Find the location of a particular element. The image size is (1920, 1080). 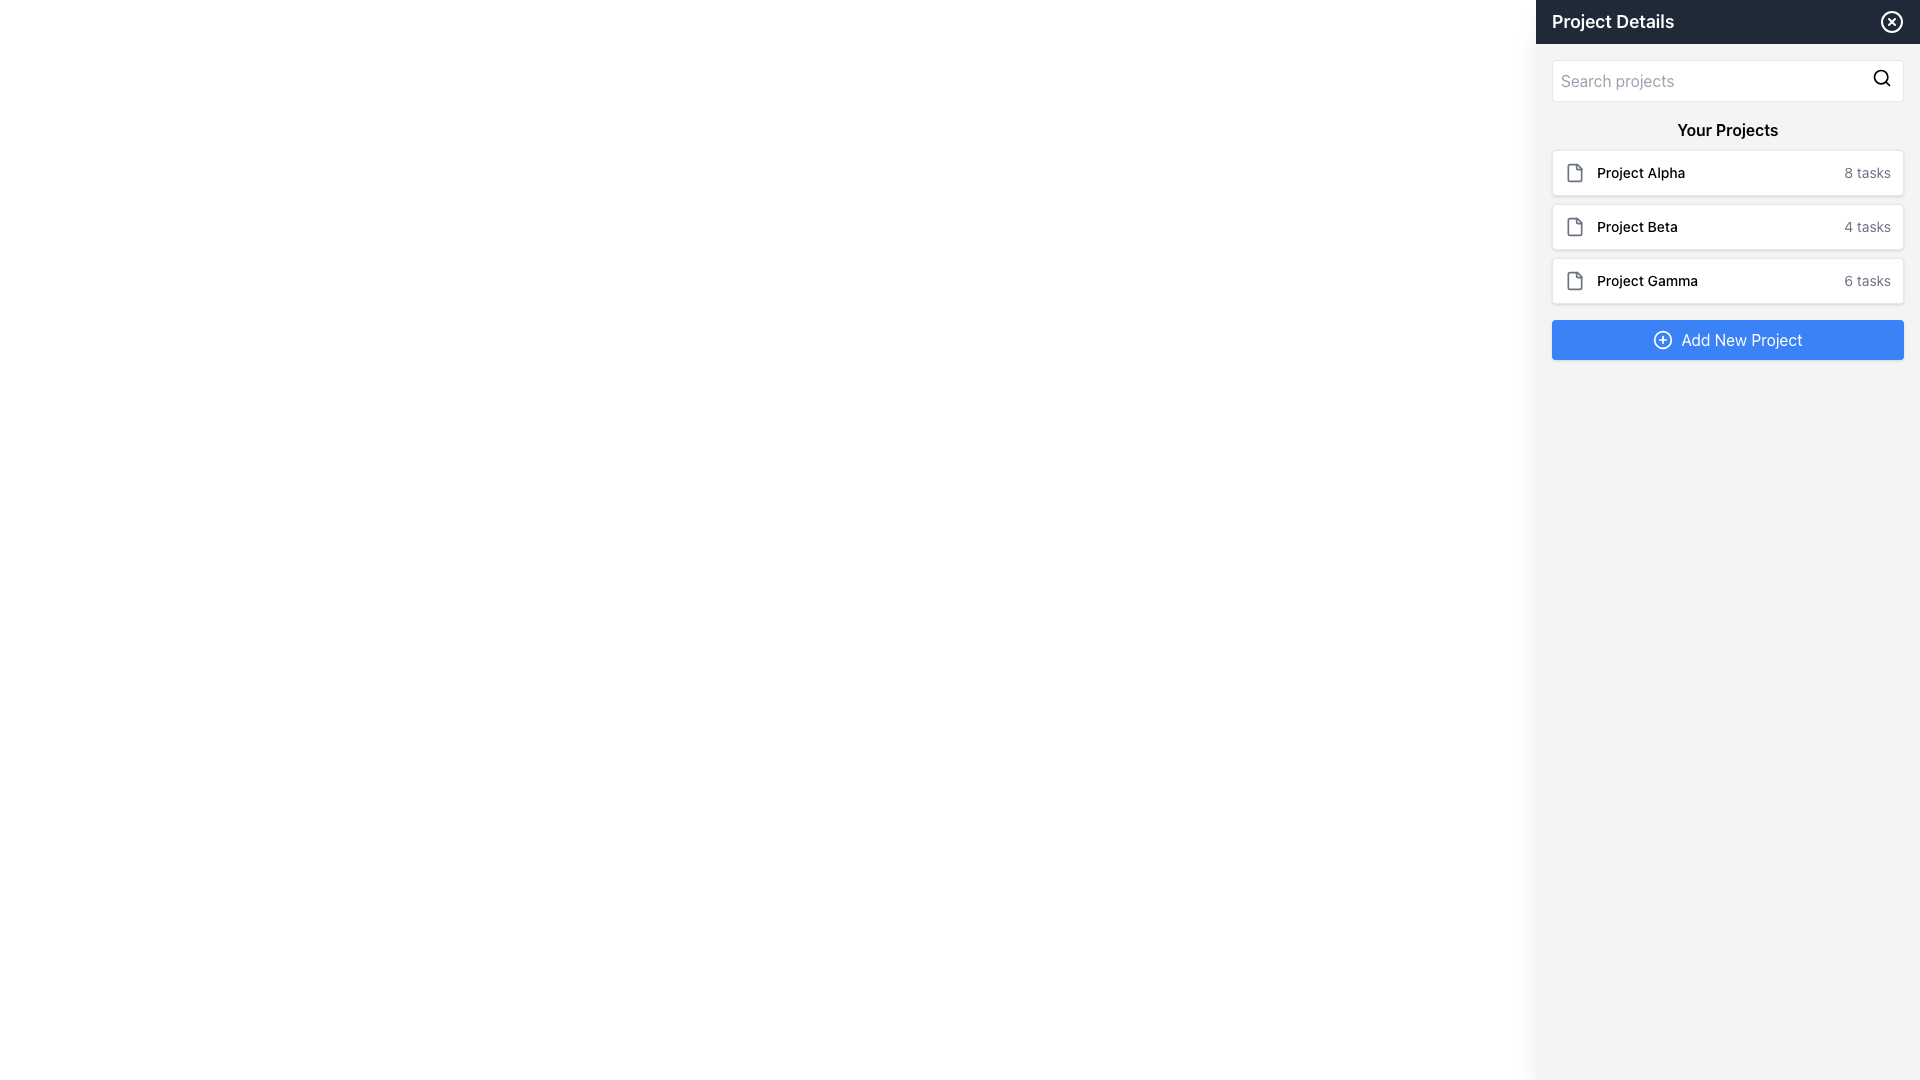

the button located at the bottom of the 'Project Details' section to change its background color is located at coordinates (1727, 338).